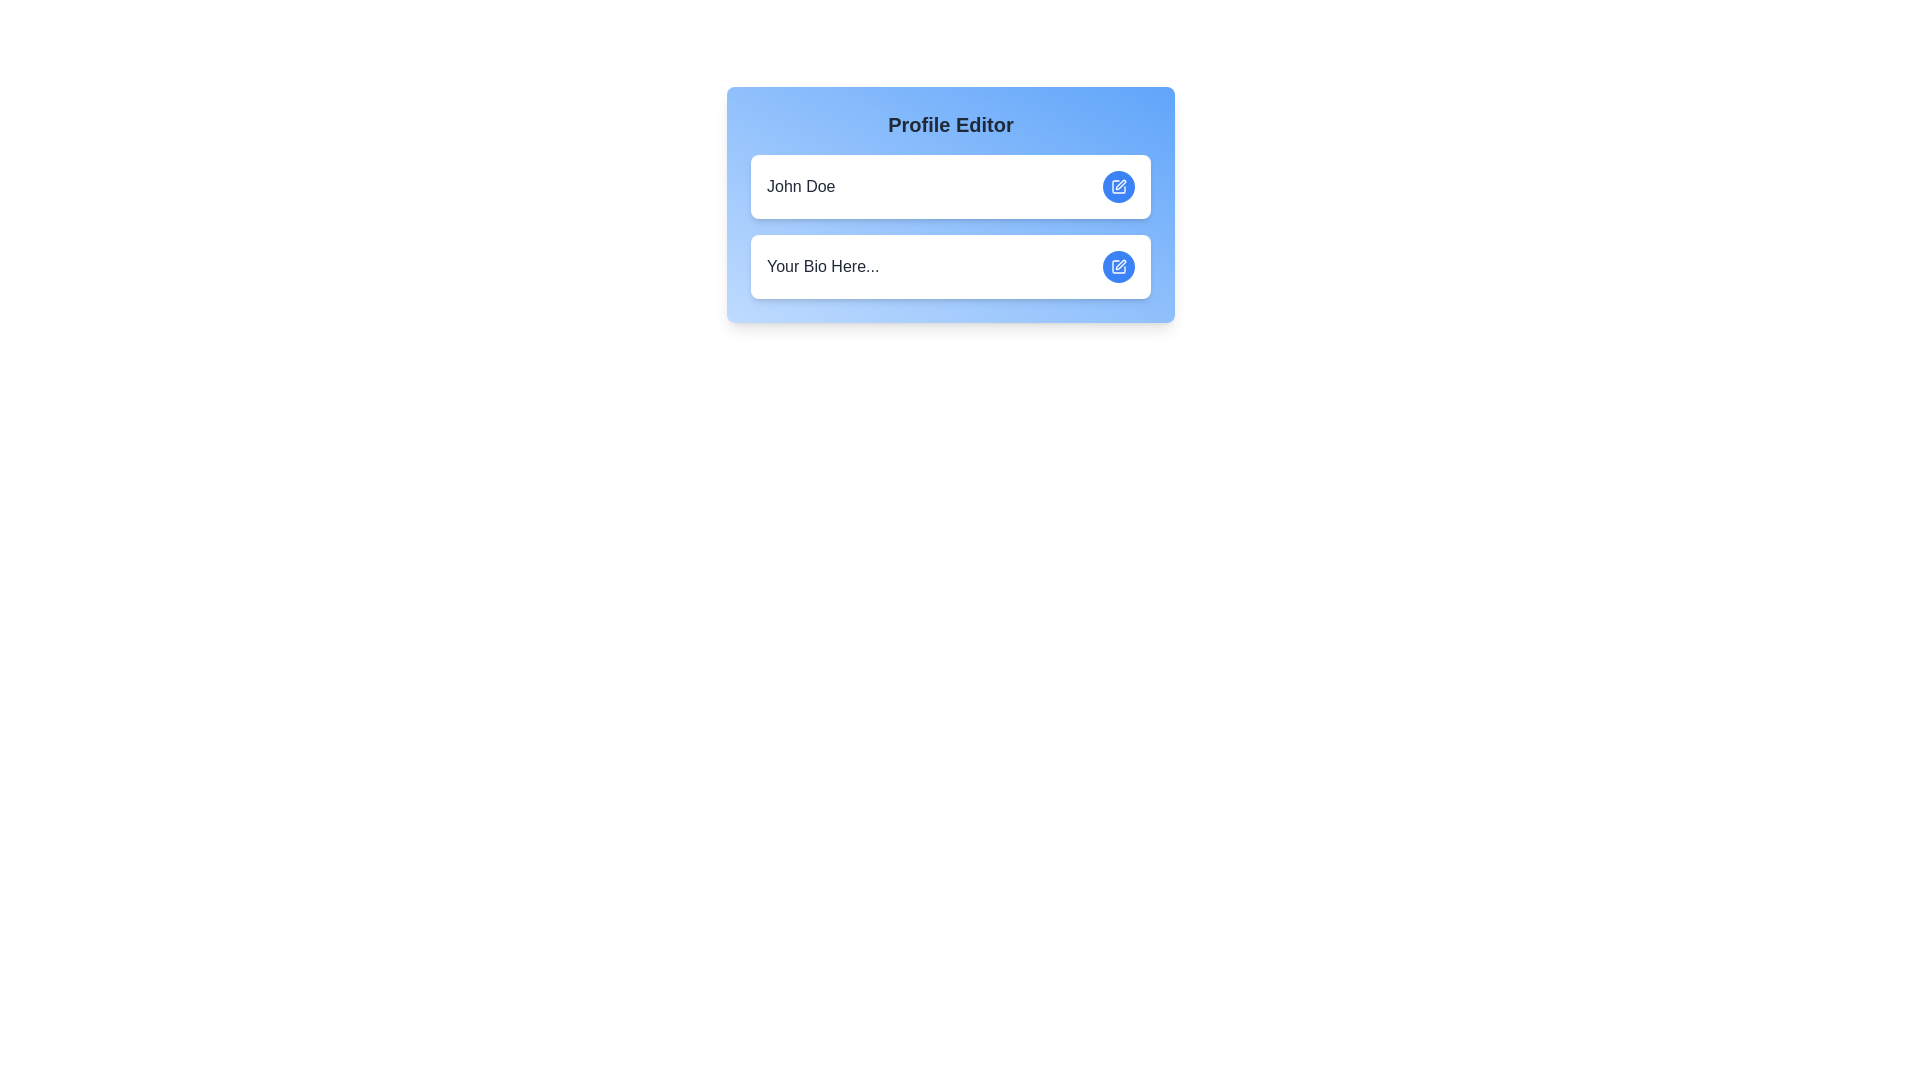  Describe the element at coordinates (1121, 185) in the screenshot. I see `the small pen icon within the blue circular button located at the top right corner of the input field labeled 'John Doe'` at that location.